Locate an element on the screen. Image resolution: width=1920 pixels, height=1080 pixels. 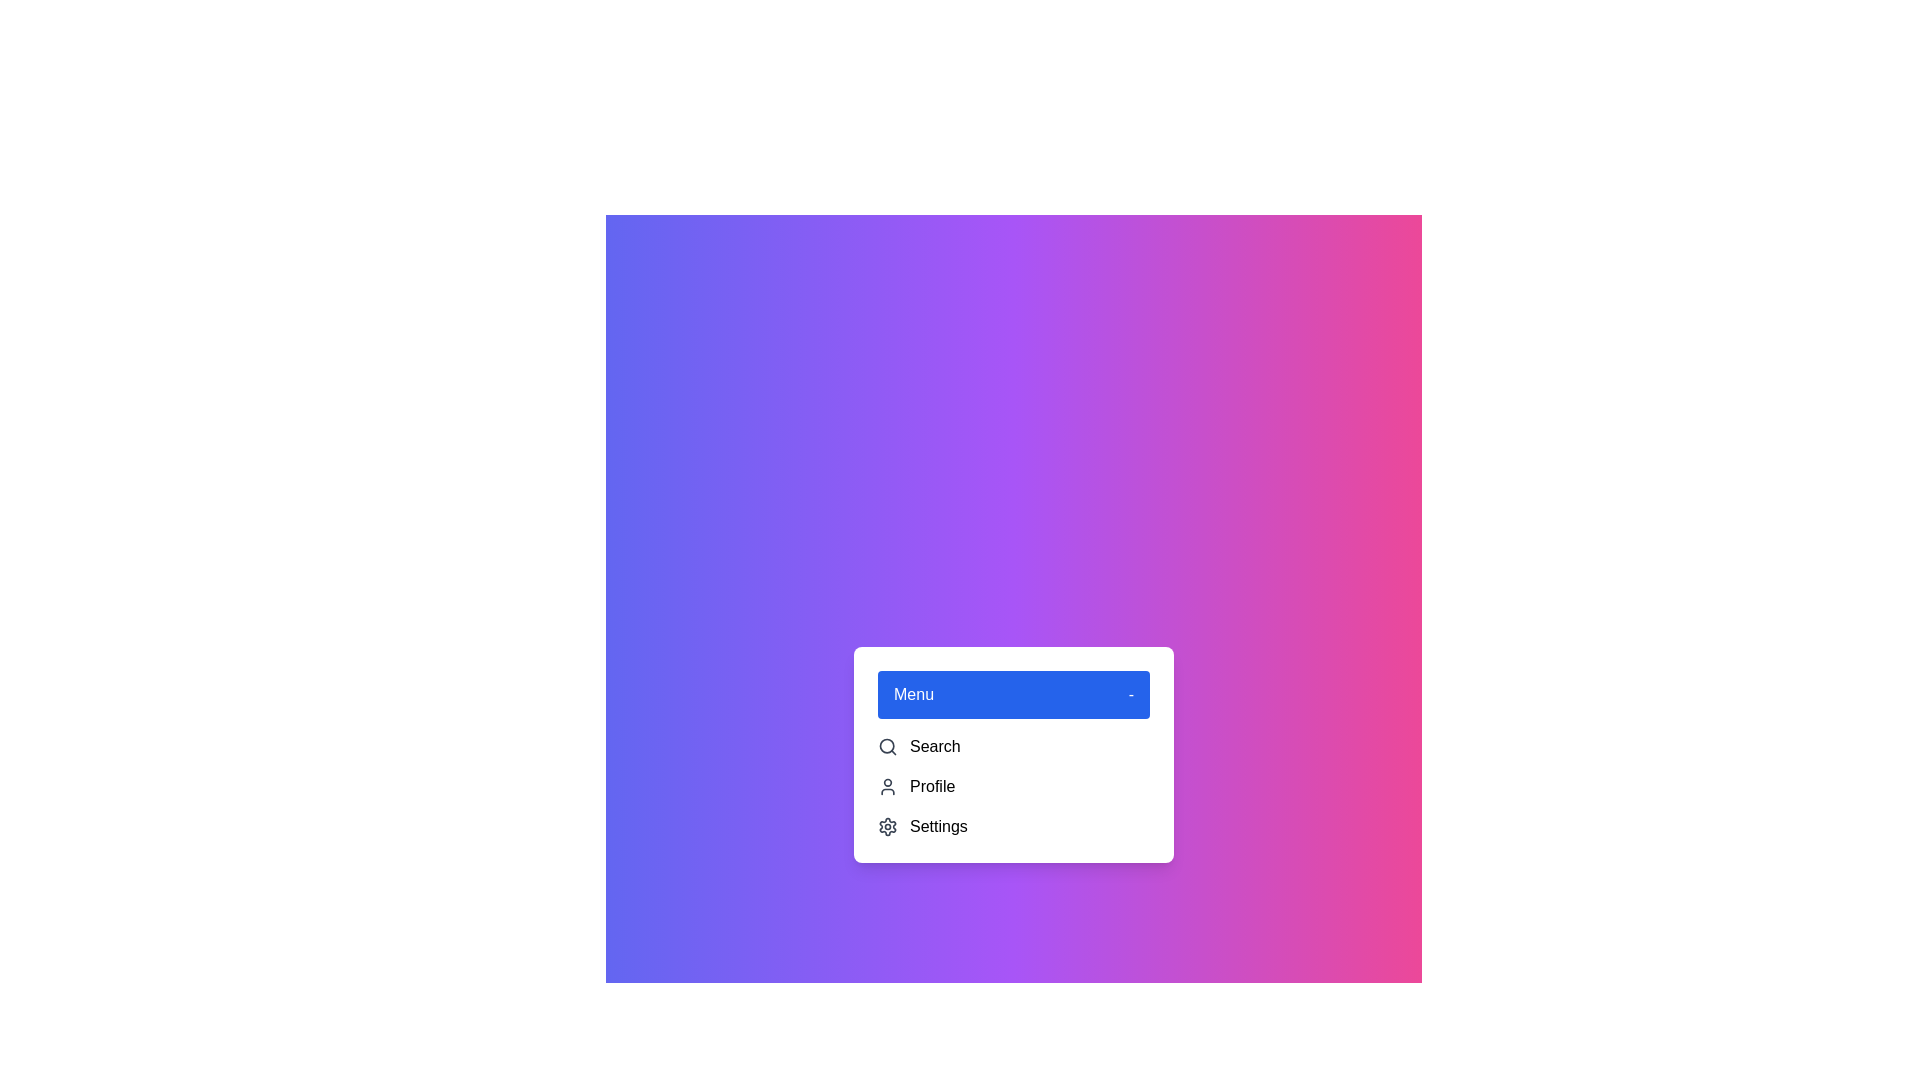
the 'Search' option in the dropdown menu is located at coordinates (934, 747).